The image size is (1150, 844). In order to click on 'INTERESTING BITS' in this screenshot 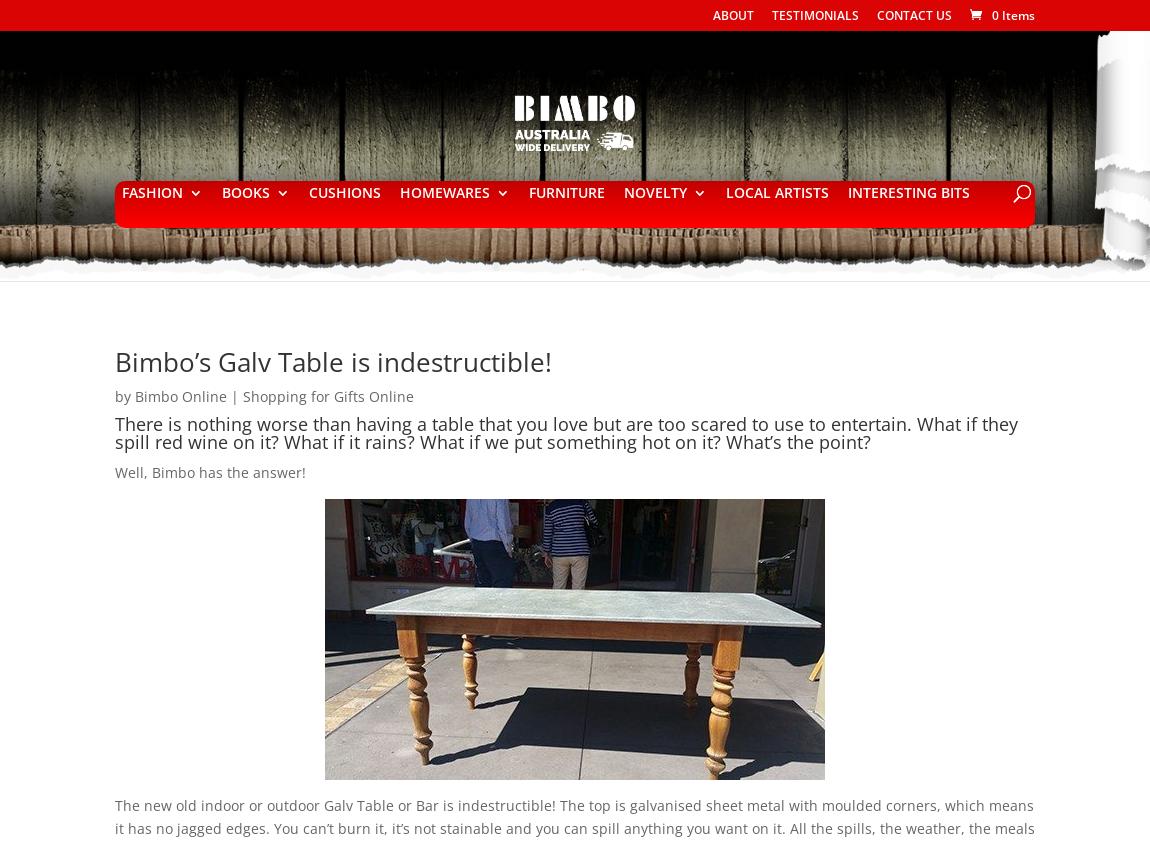, I will do `click(908, 192)`.